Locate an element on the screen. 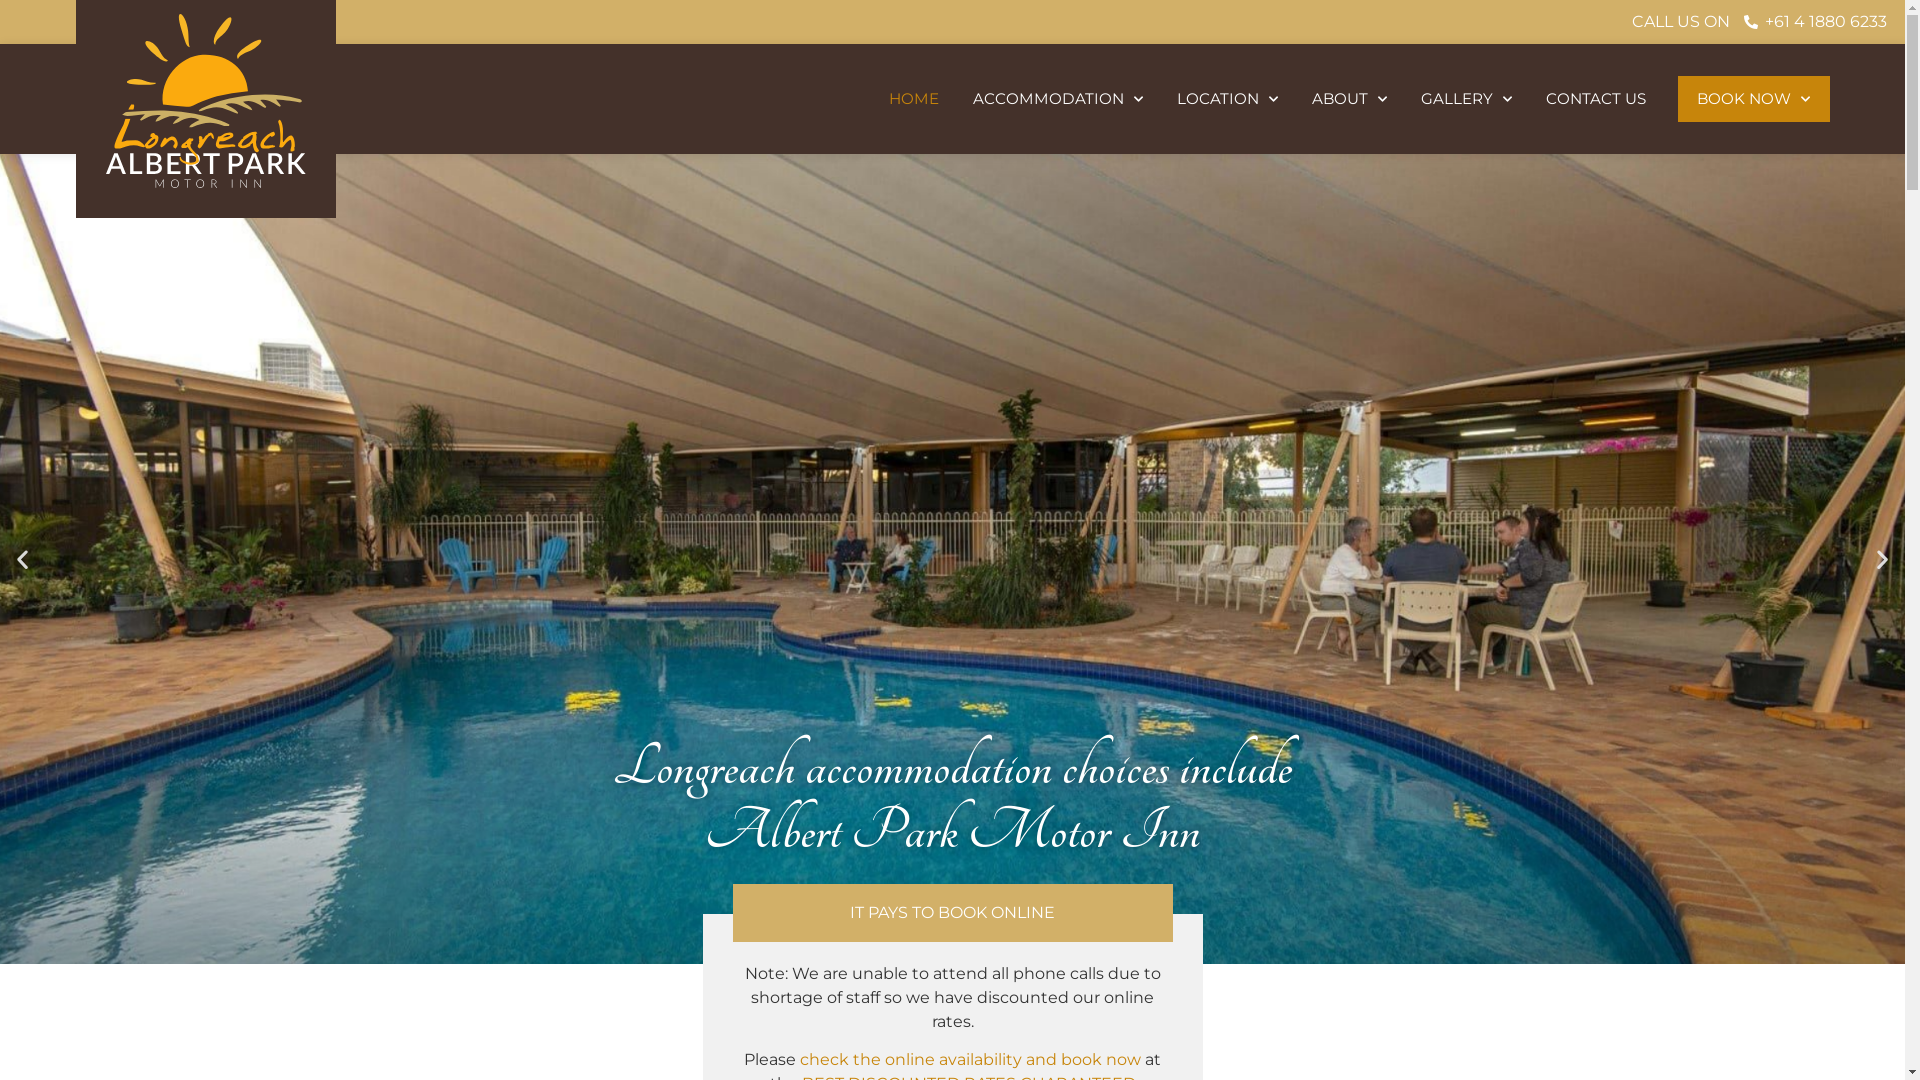 The height and width of the screenshot is (1080, 1920). 'BOOK NOW' is located at coordinates (1678, 99).